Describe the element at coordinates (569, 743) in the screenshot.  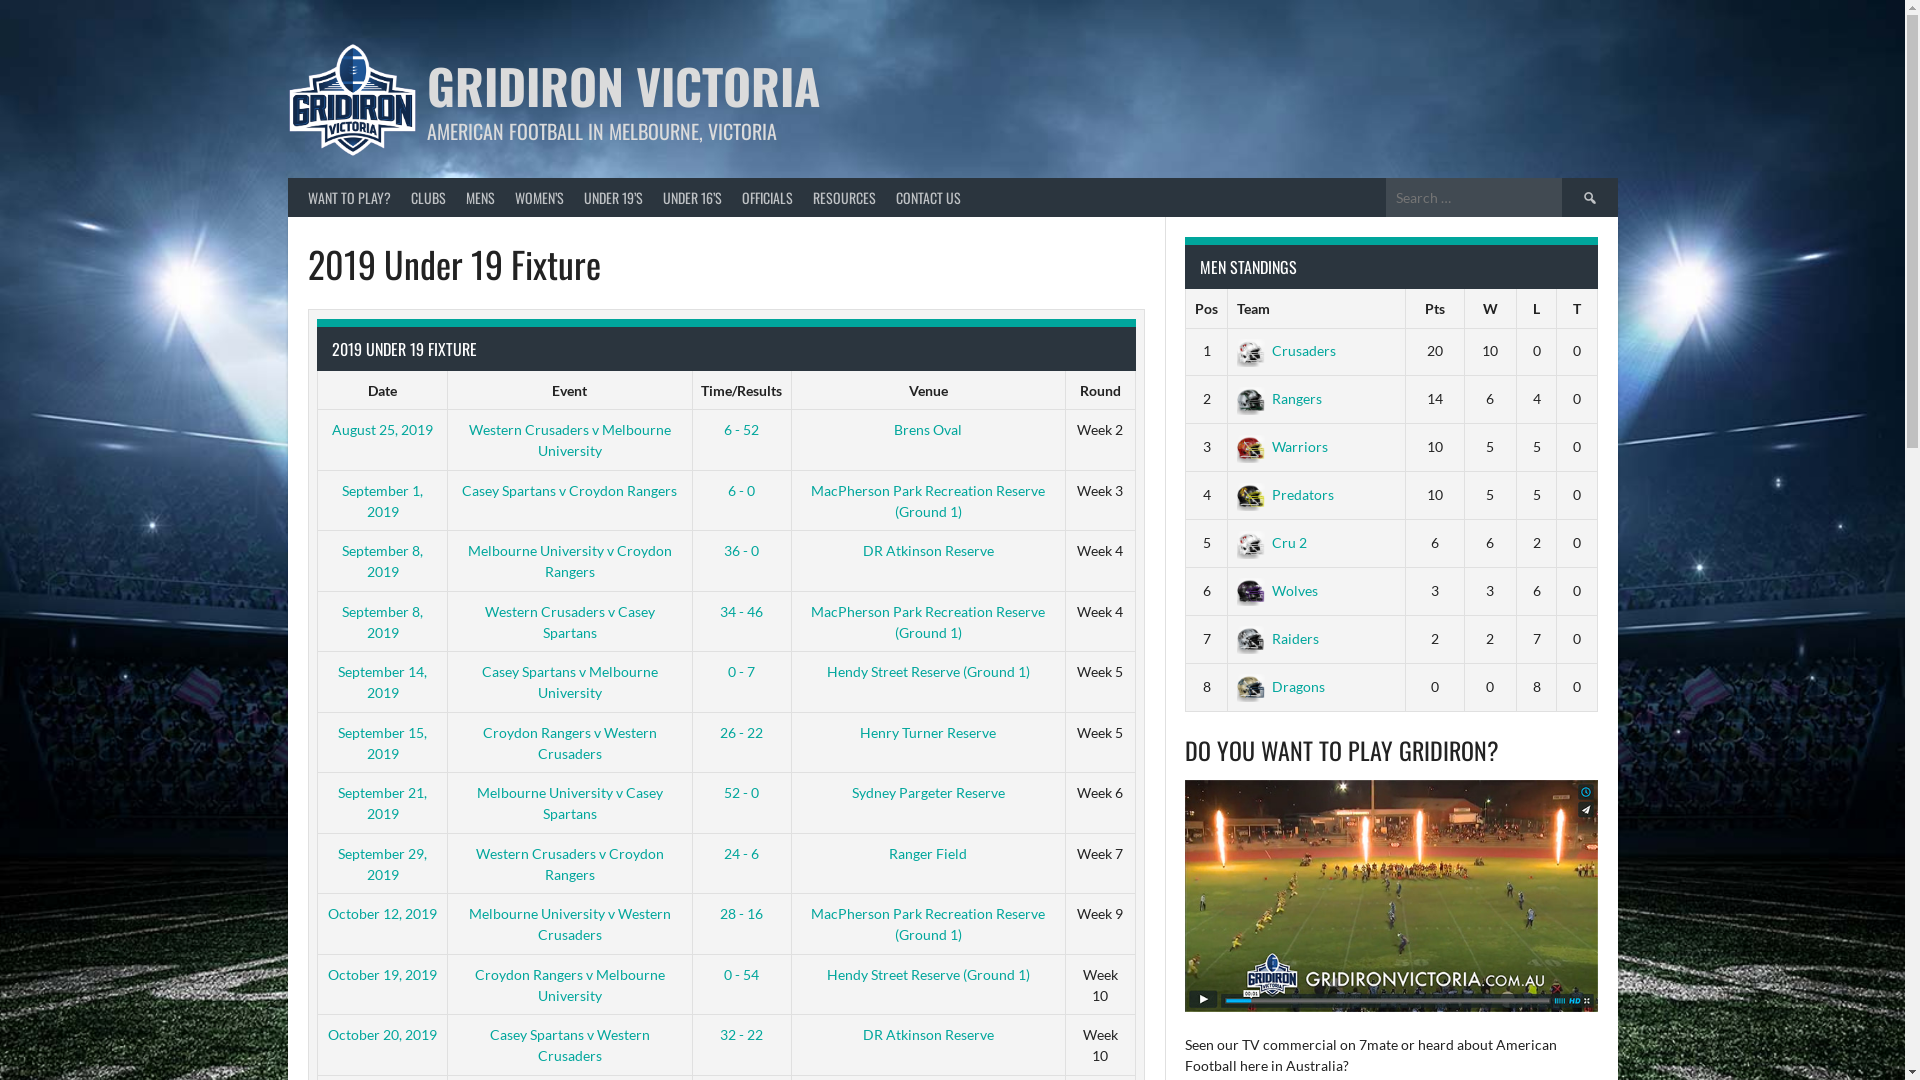
I see `'Croydon Rangers v Western Crusaders'` at that location.